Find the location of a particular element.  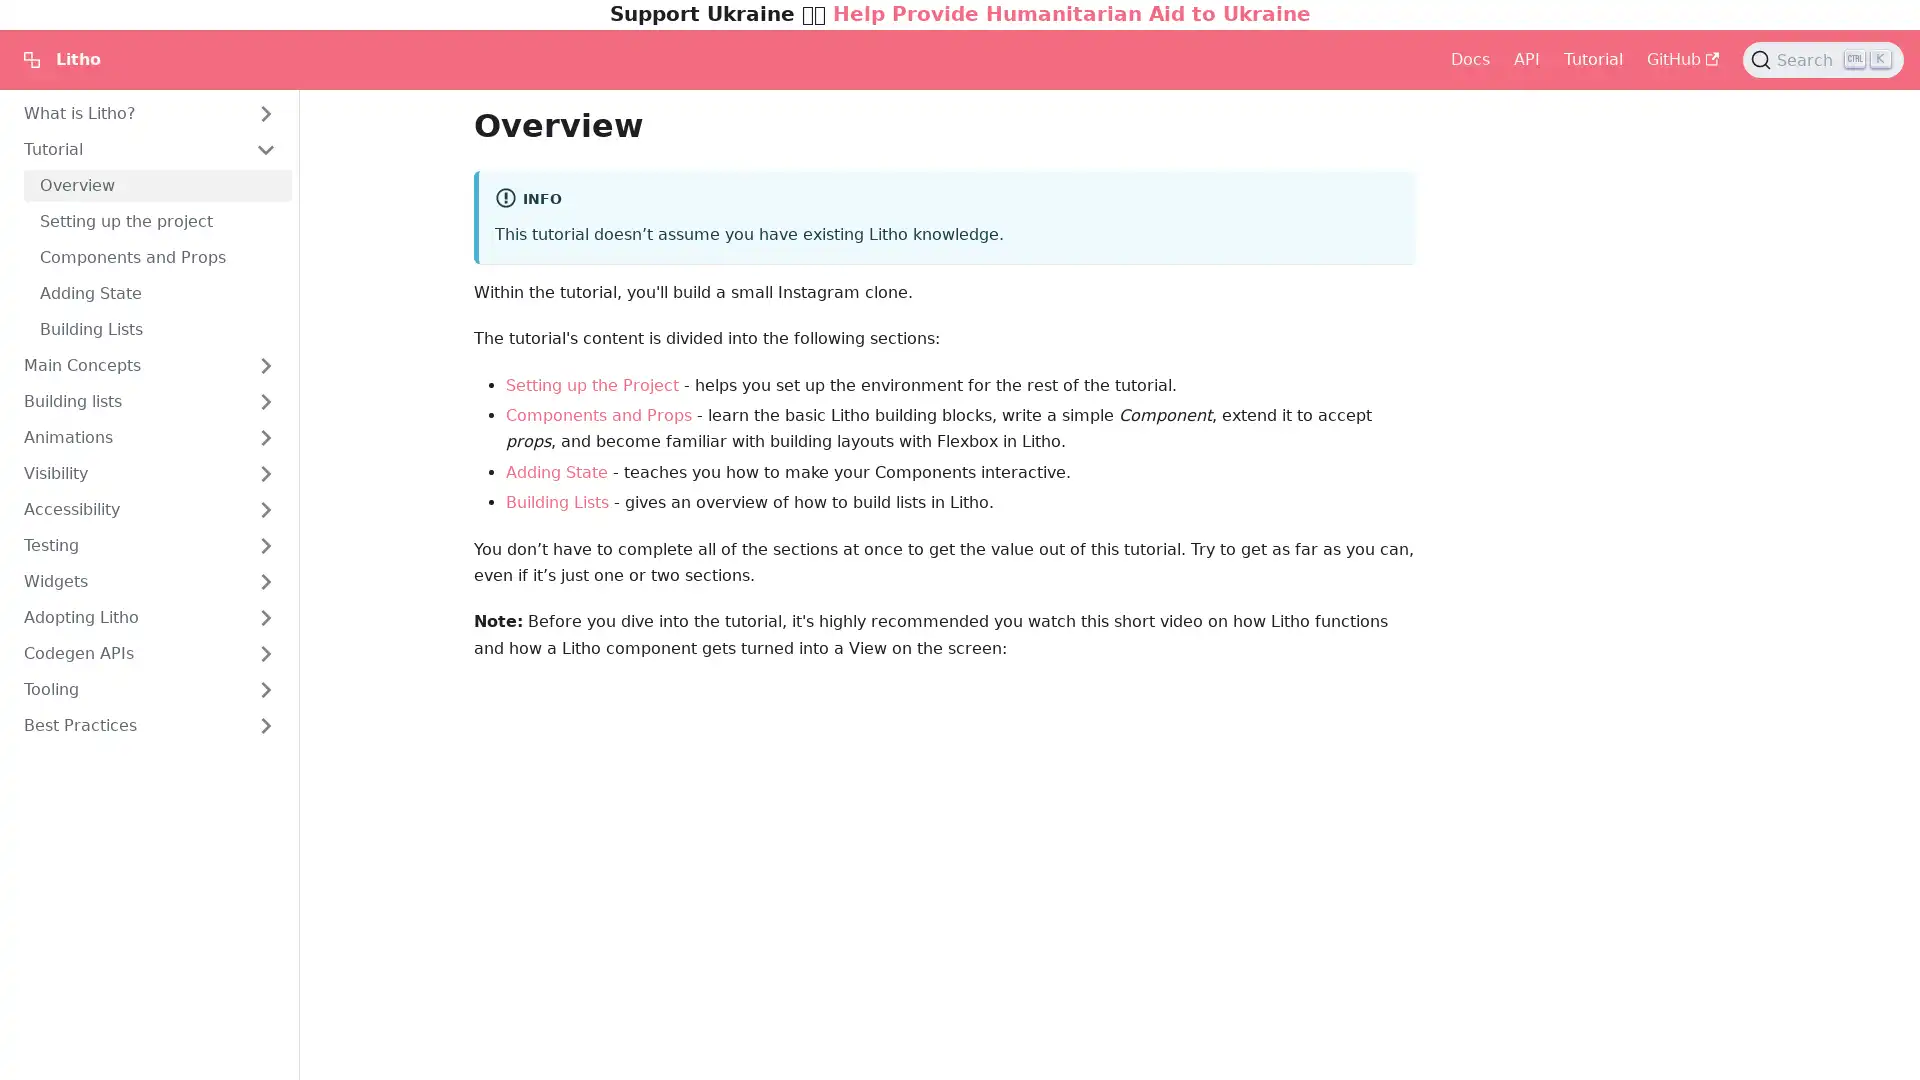

Search is located at coordinates (1823, 59).